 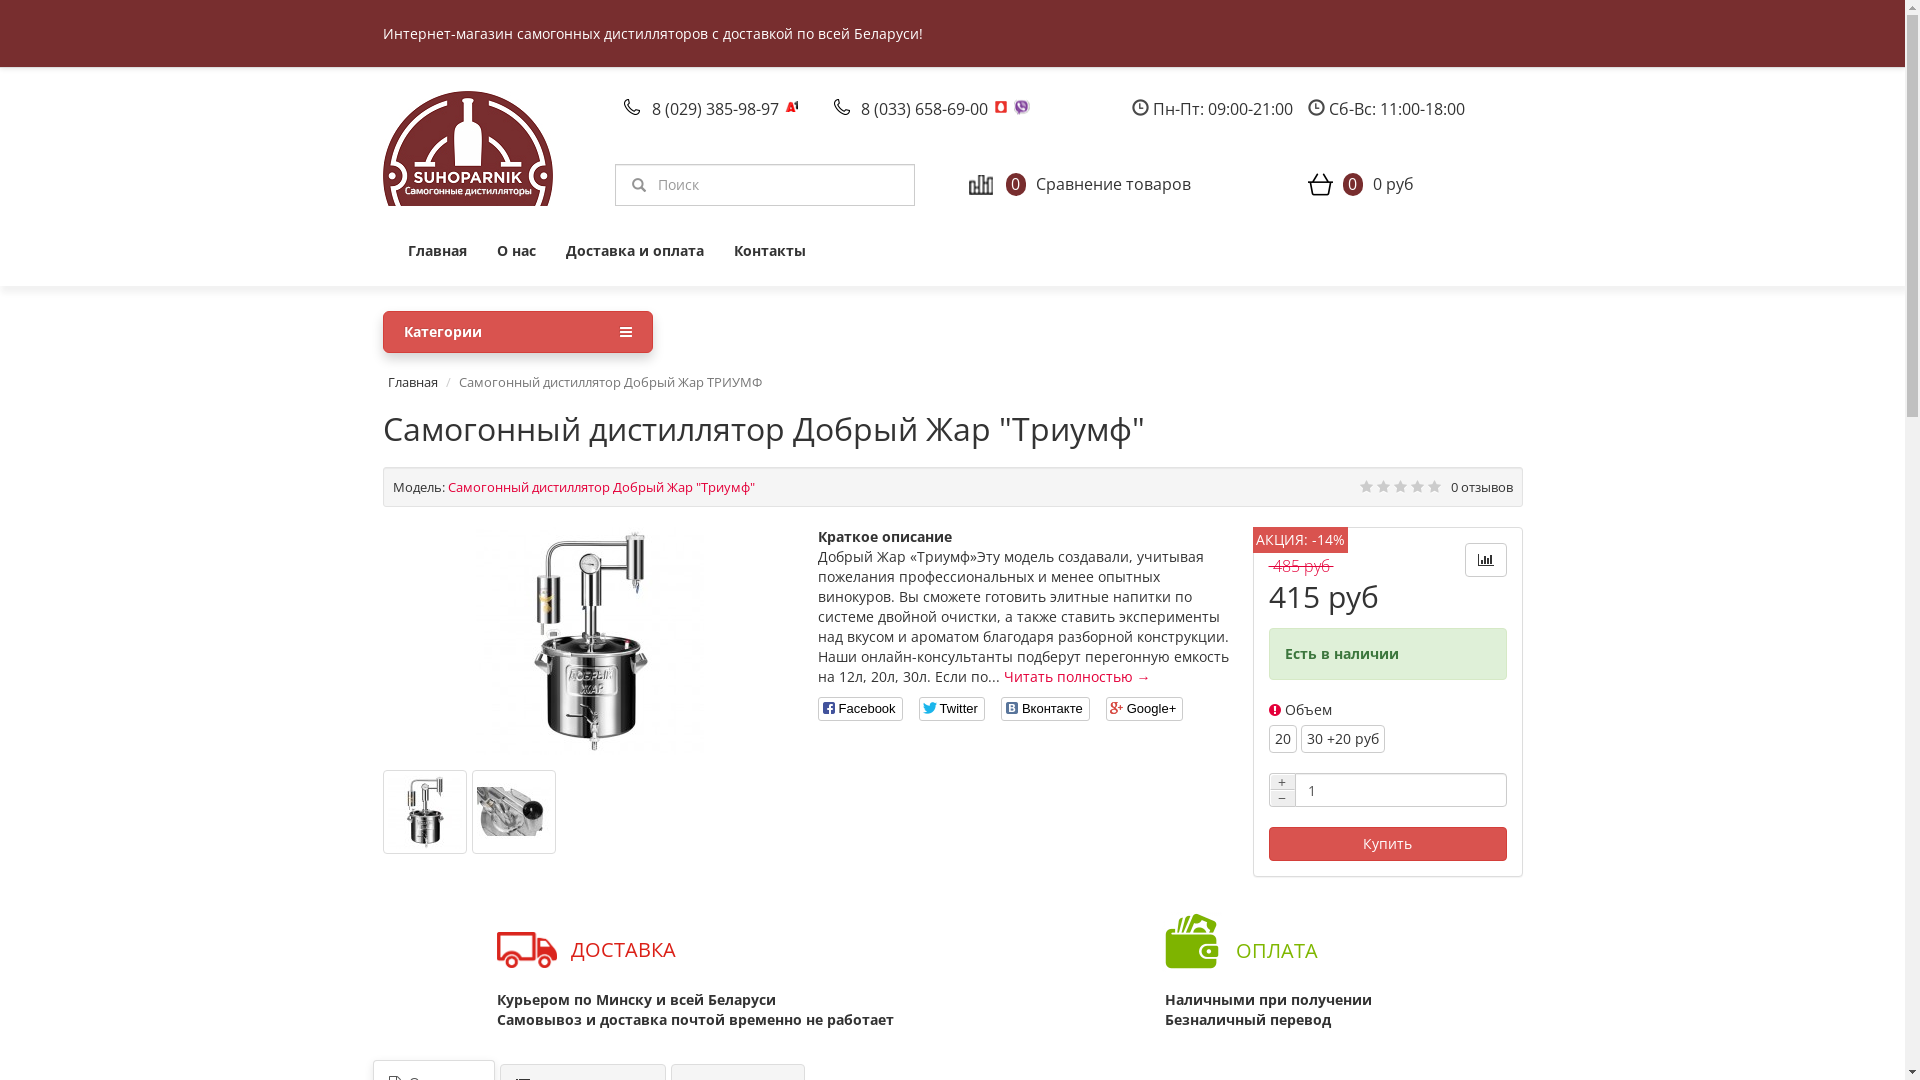 What do you see at coordinates (717, 108) in the screenshot?
I see `'8 (029) 385-98-97'` at bounding box center [717, 108].